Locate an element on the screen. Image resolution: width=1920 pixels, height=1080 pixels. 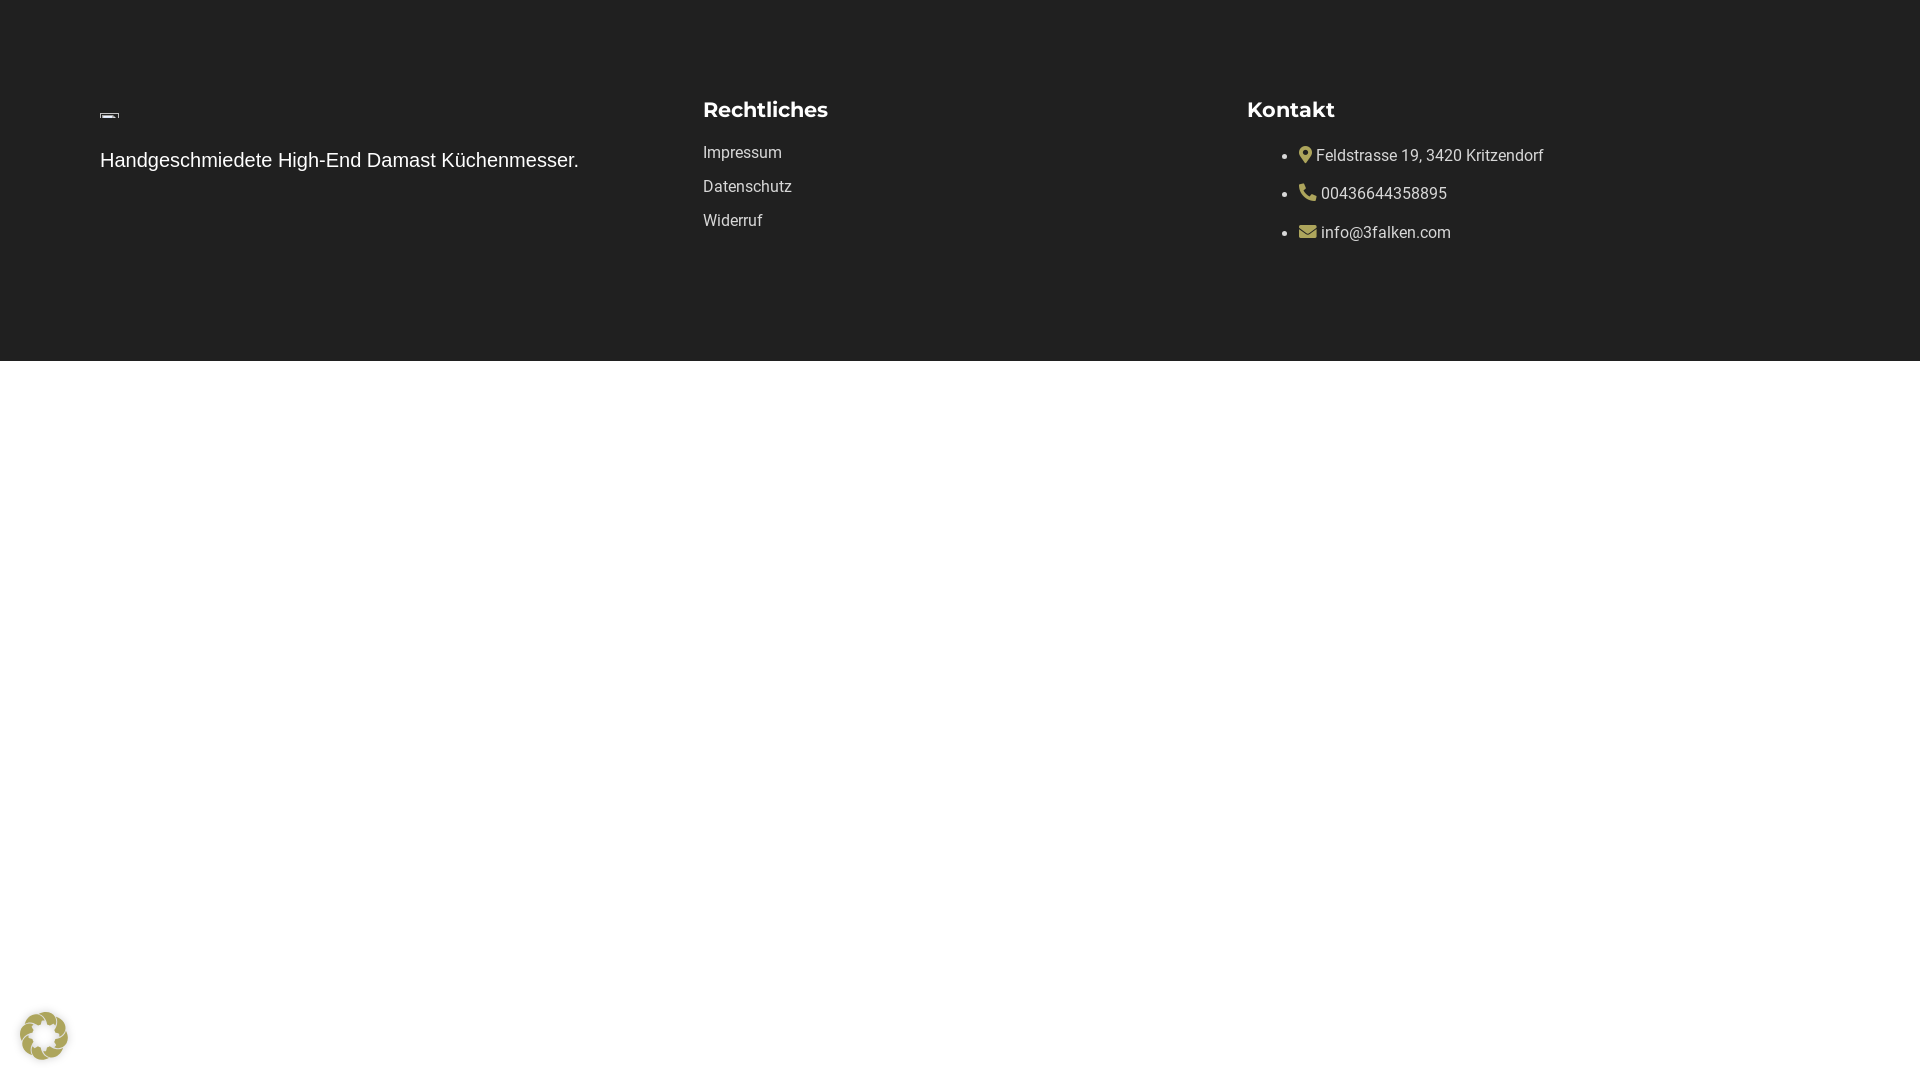
'Impressum' is located at coordinates (741, 151).